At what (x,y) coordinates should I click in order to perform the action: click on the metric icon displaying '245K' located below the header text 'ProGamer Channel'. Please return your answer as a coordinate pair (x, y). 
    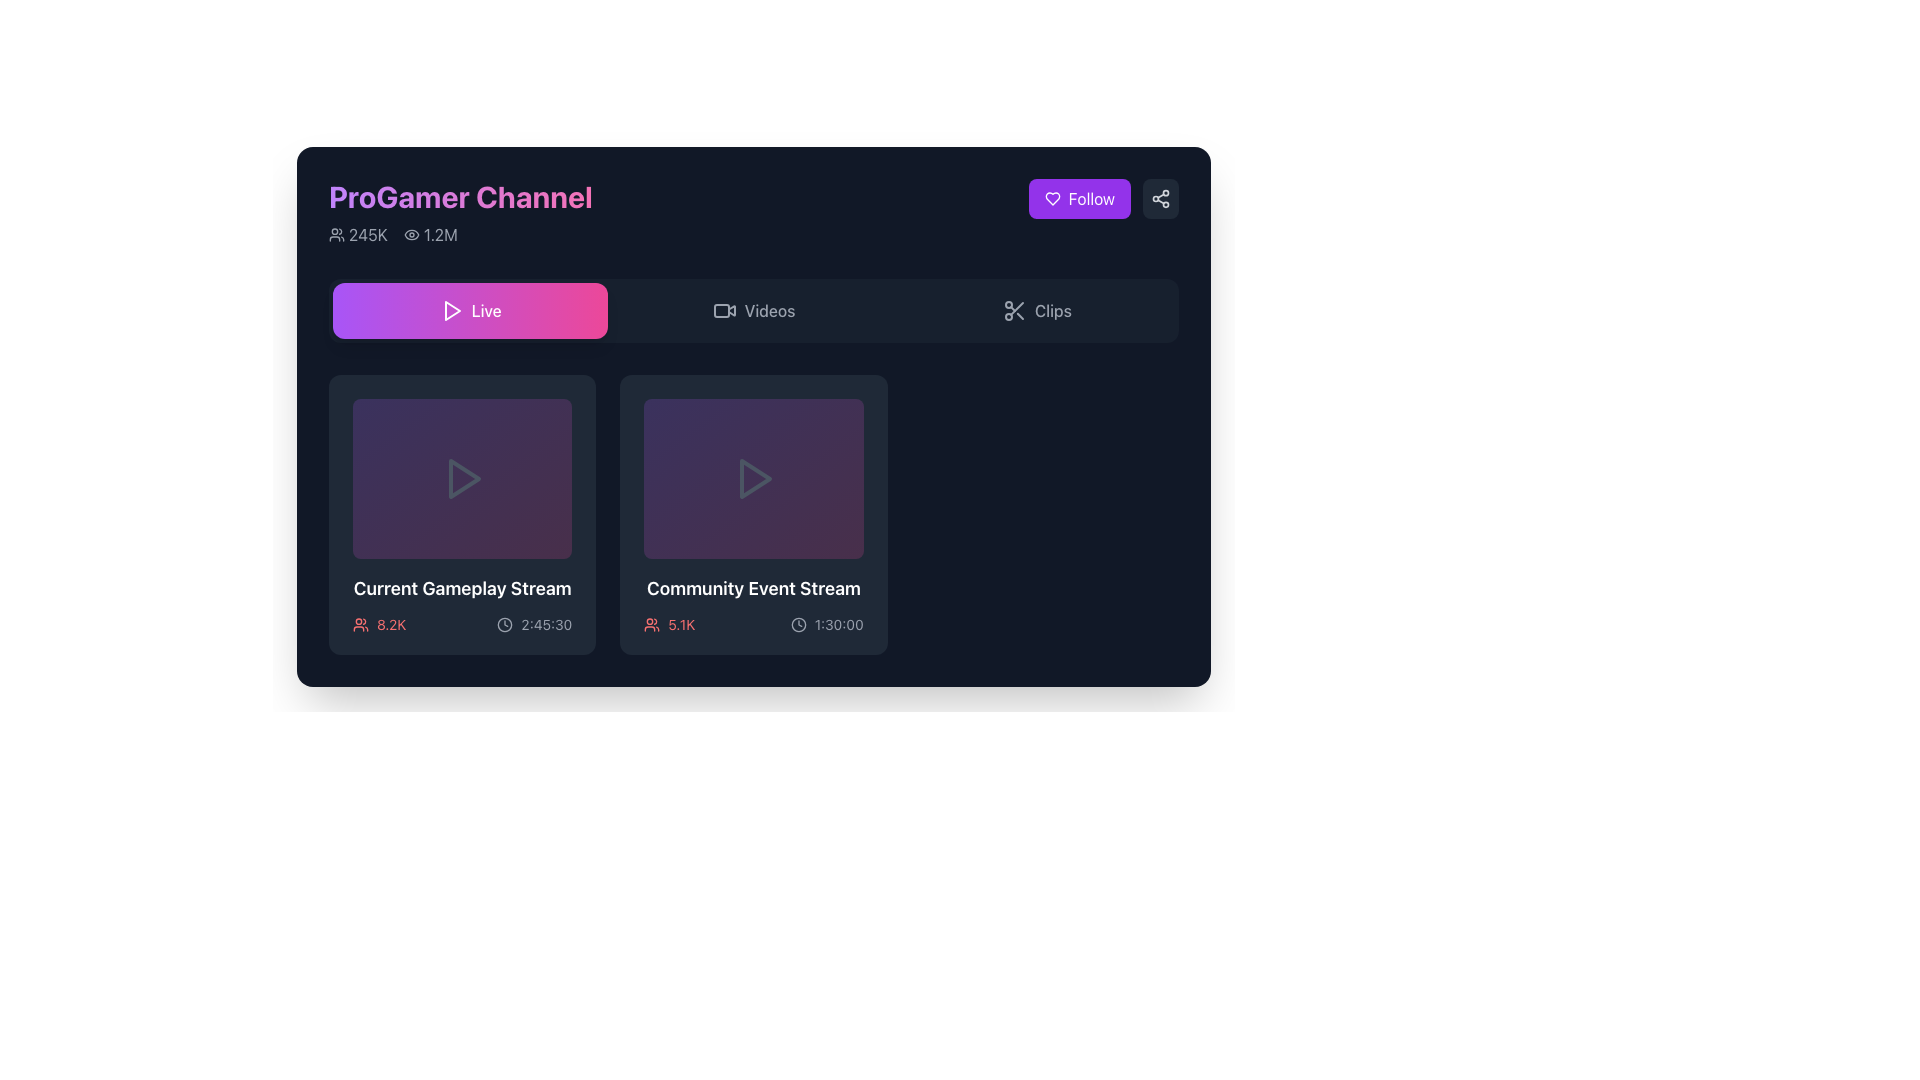
    Looking at the image, I should click on (336, 234).